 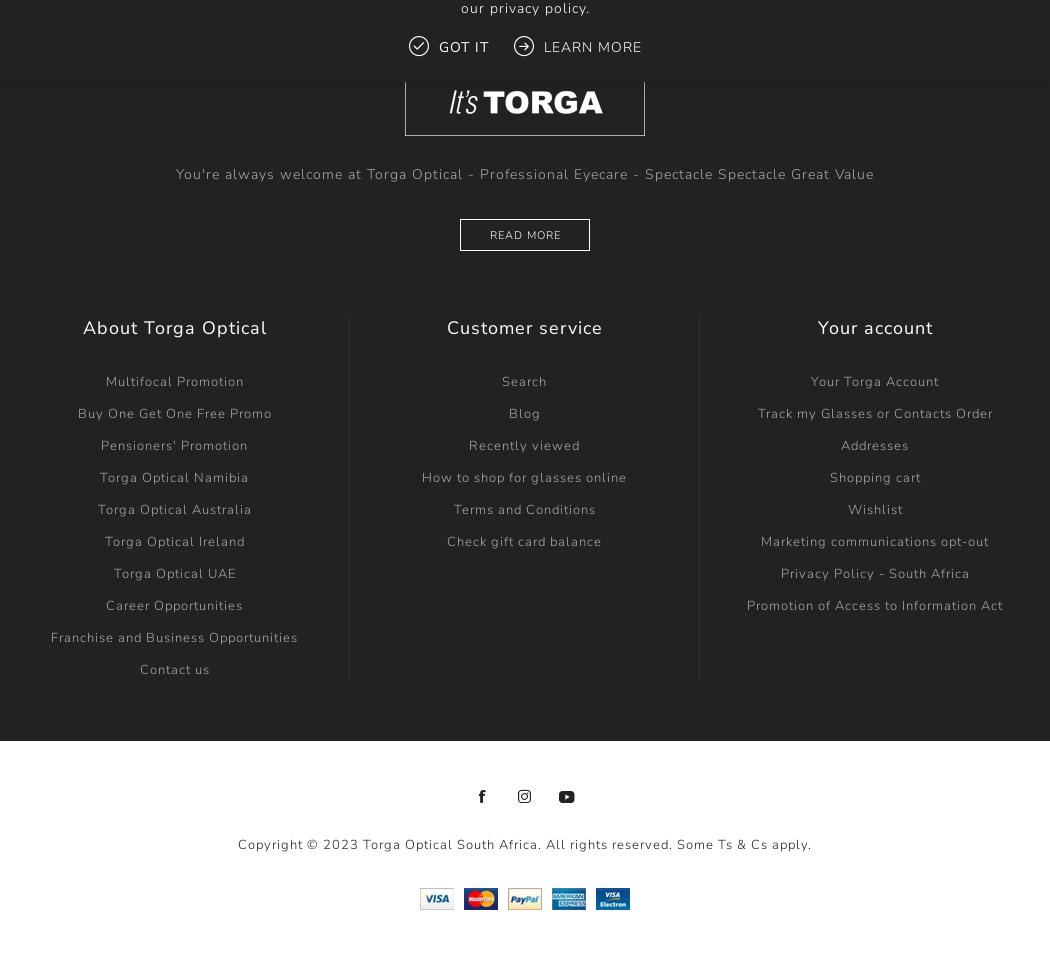 What do you see at coordinates (873, 476) in the screenshot?
I see `'Shopping cart'` at bounding box center [873, 476].